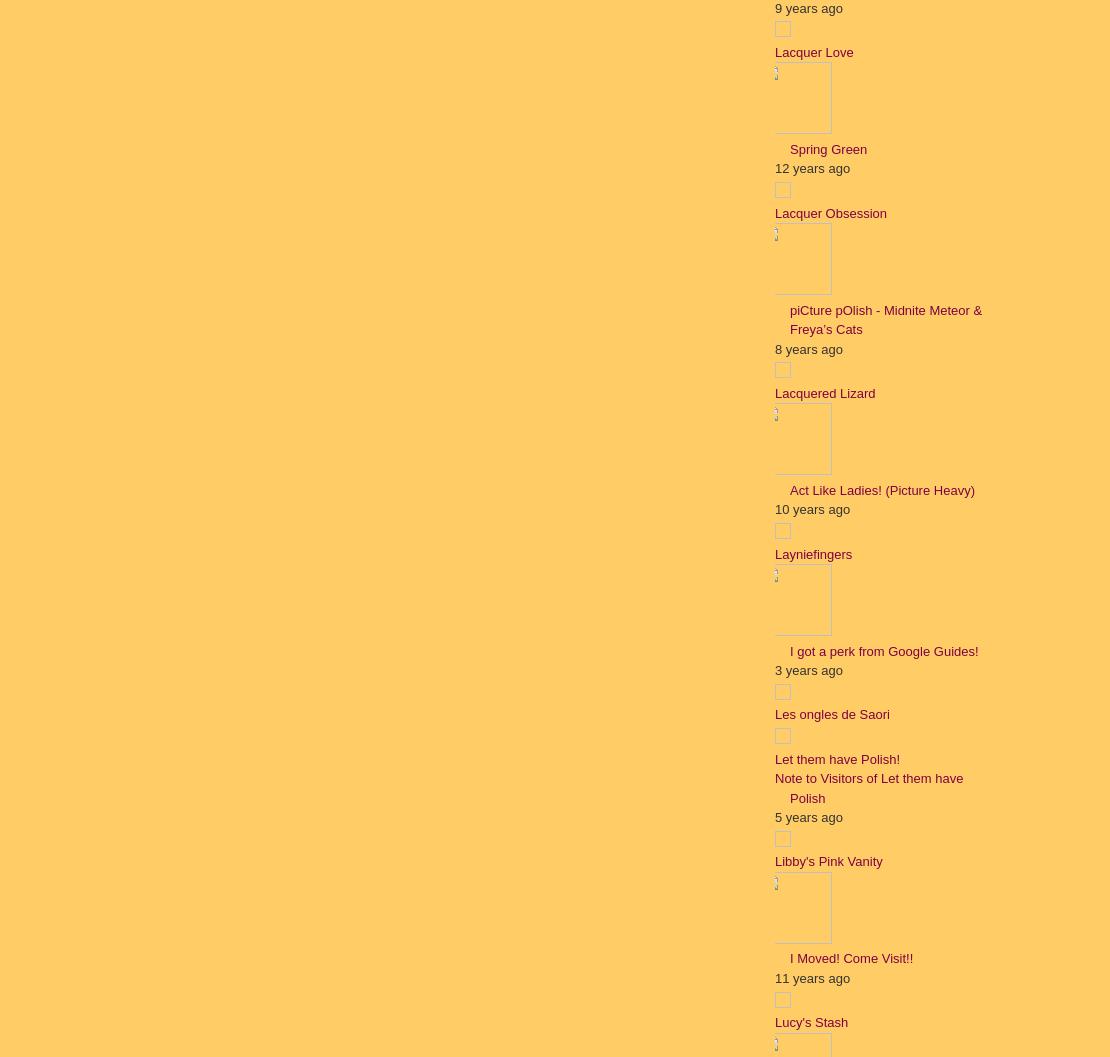 This screenshot has width=1110, height=1057. What do you see at coordinates (881, 489) in the screenshot?
I see `'Act Like Ladies! (Picture Heavy)'` at bounding box center [881, 489].